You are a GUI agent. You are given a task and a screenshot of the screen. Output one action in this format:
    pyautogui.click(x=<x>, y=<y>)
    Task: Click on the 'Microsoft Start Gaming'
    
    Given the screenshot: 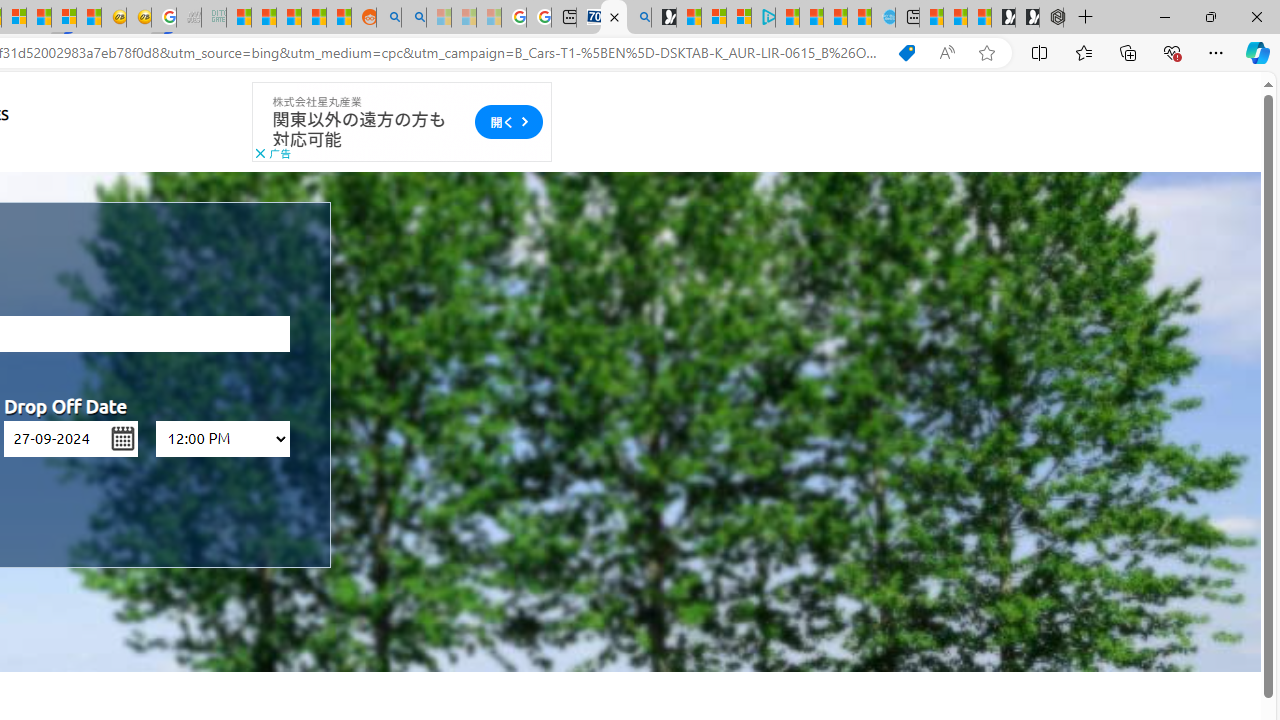 What is the action you would take?
    pyautogui.click(x=663, y=17)
    